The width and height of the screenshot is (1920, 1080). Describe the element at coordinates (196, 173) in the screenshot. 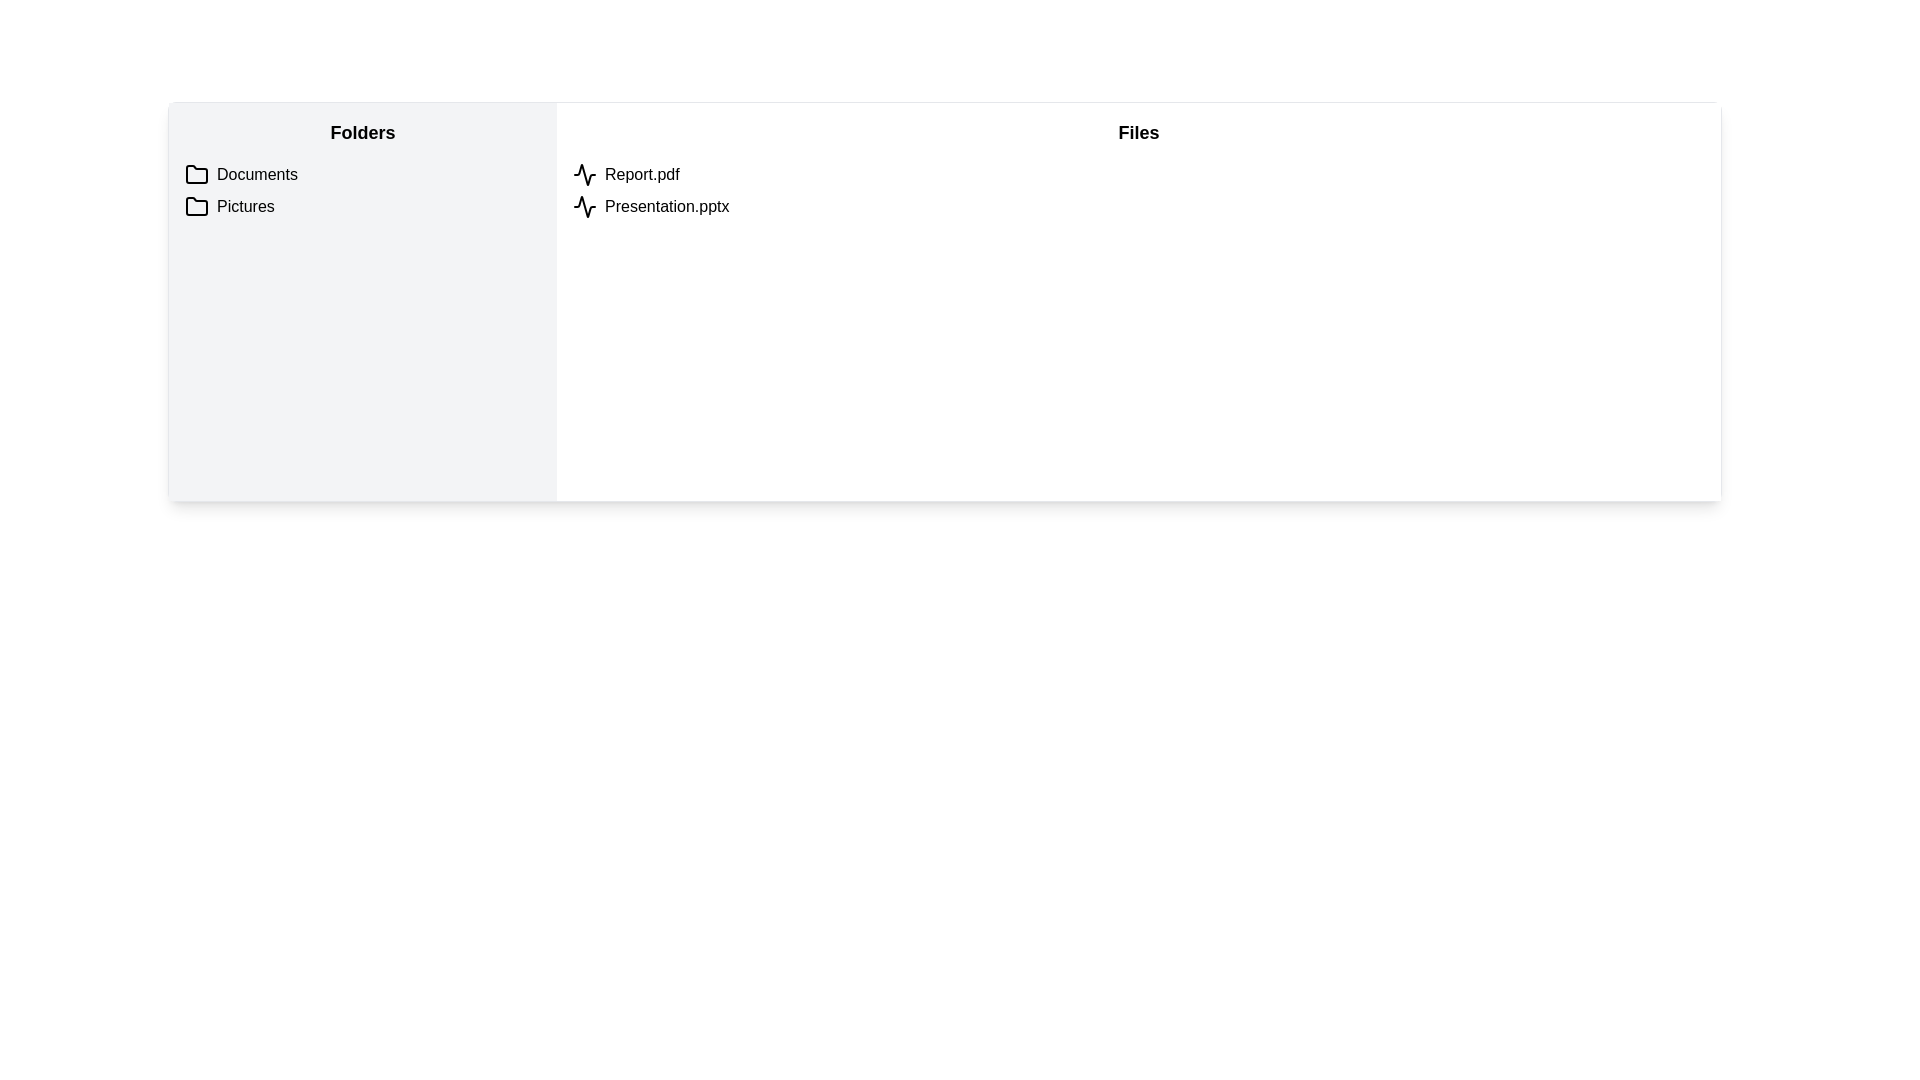

I see `the 'Documents' folder icon located in the 'Folders' section, which is the first icon in the list to enhance visual navigation` at that location.